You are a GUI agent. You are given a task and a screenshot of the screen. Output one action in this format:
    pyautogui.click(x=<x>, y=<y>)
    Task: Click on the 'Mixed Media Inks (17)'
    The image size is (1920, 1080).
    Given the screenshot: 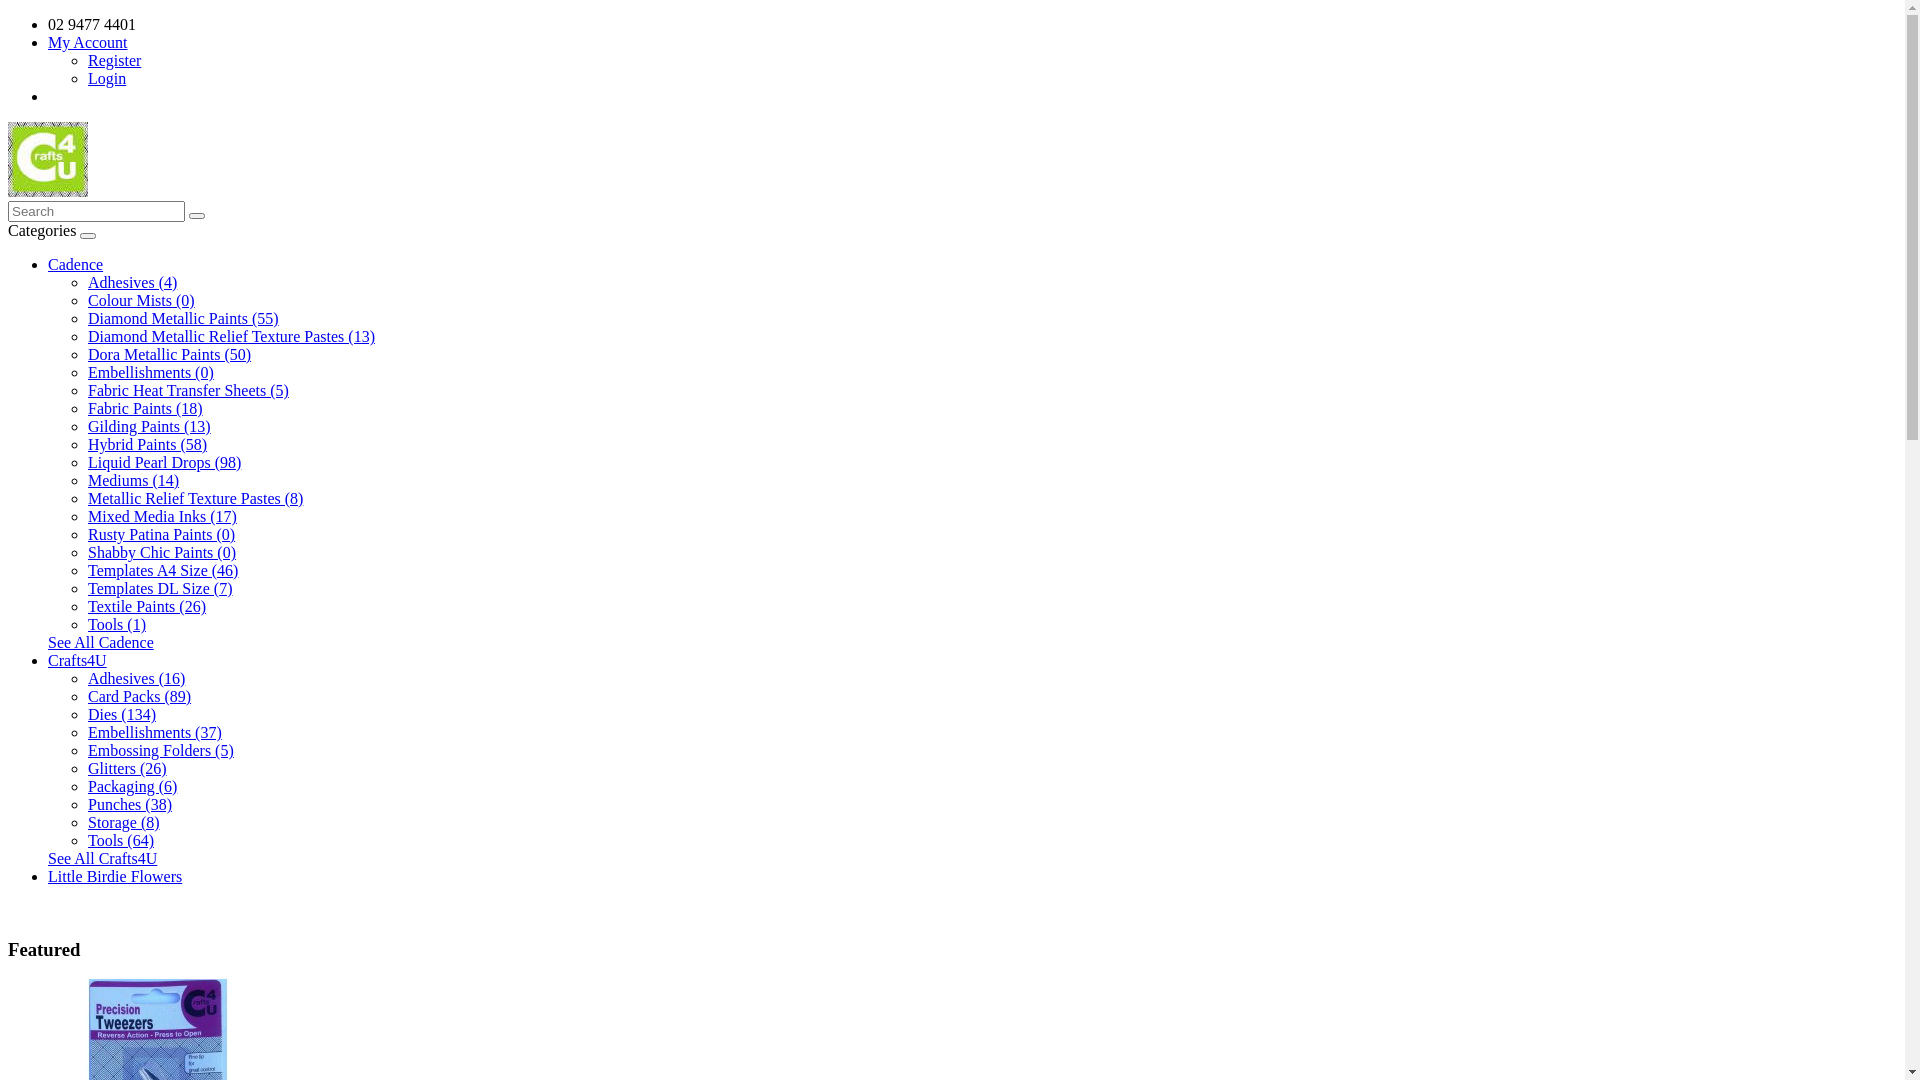 What is the action you would take?
    pyautogui.click(x=162, y=515)
    